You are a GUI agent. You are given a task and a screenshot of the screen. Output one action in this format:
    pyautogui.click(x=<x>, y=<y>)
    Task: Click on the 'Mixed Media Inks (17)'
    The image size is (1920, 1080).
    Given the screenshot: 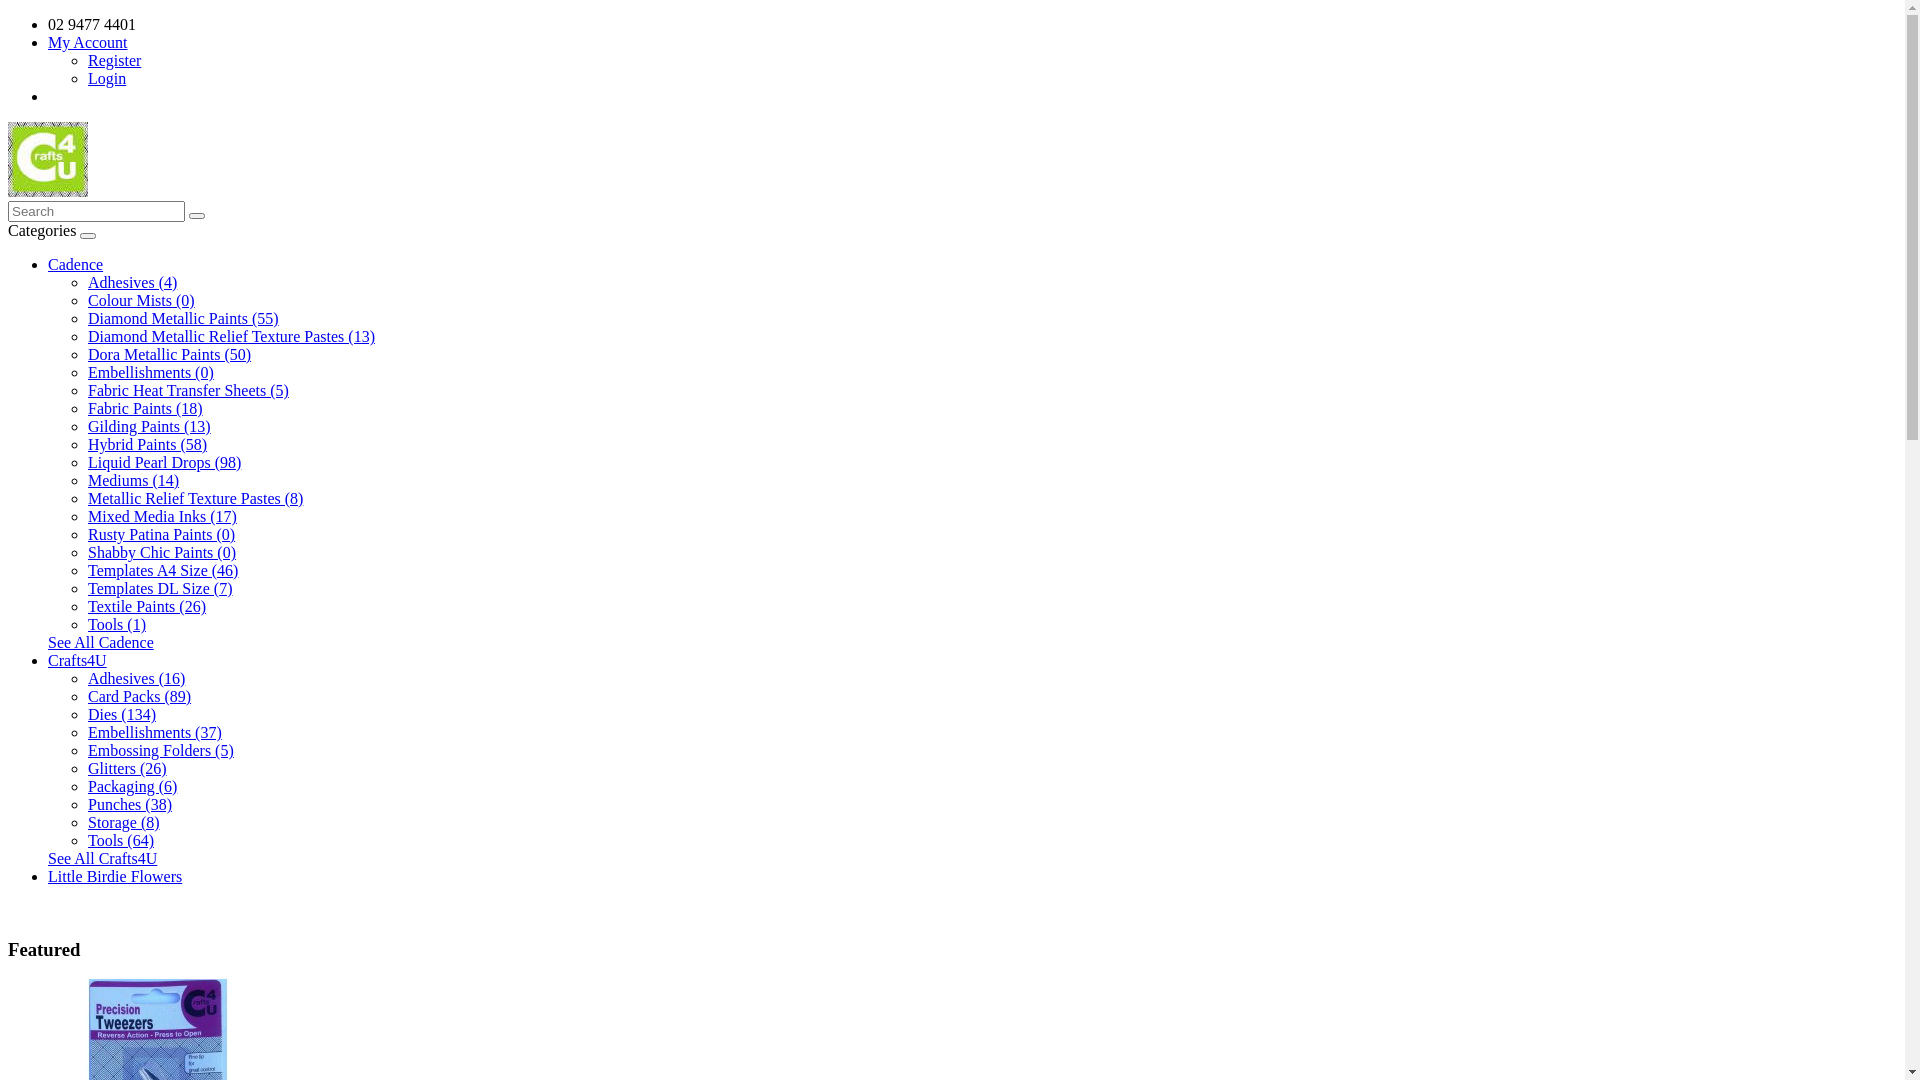 What is the action you would take?
    pyautogui.click(x=162, y=515)
    